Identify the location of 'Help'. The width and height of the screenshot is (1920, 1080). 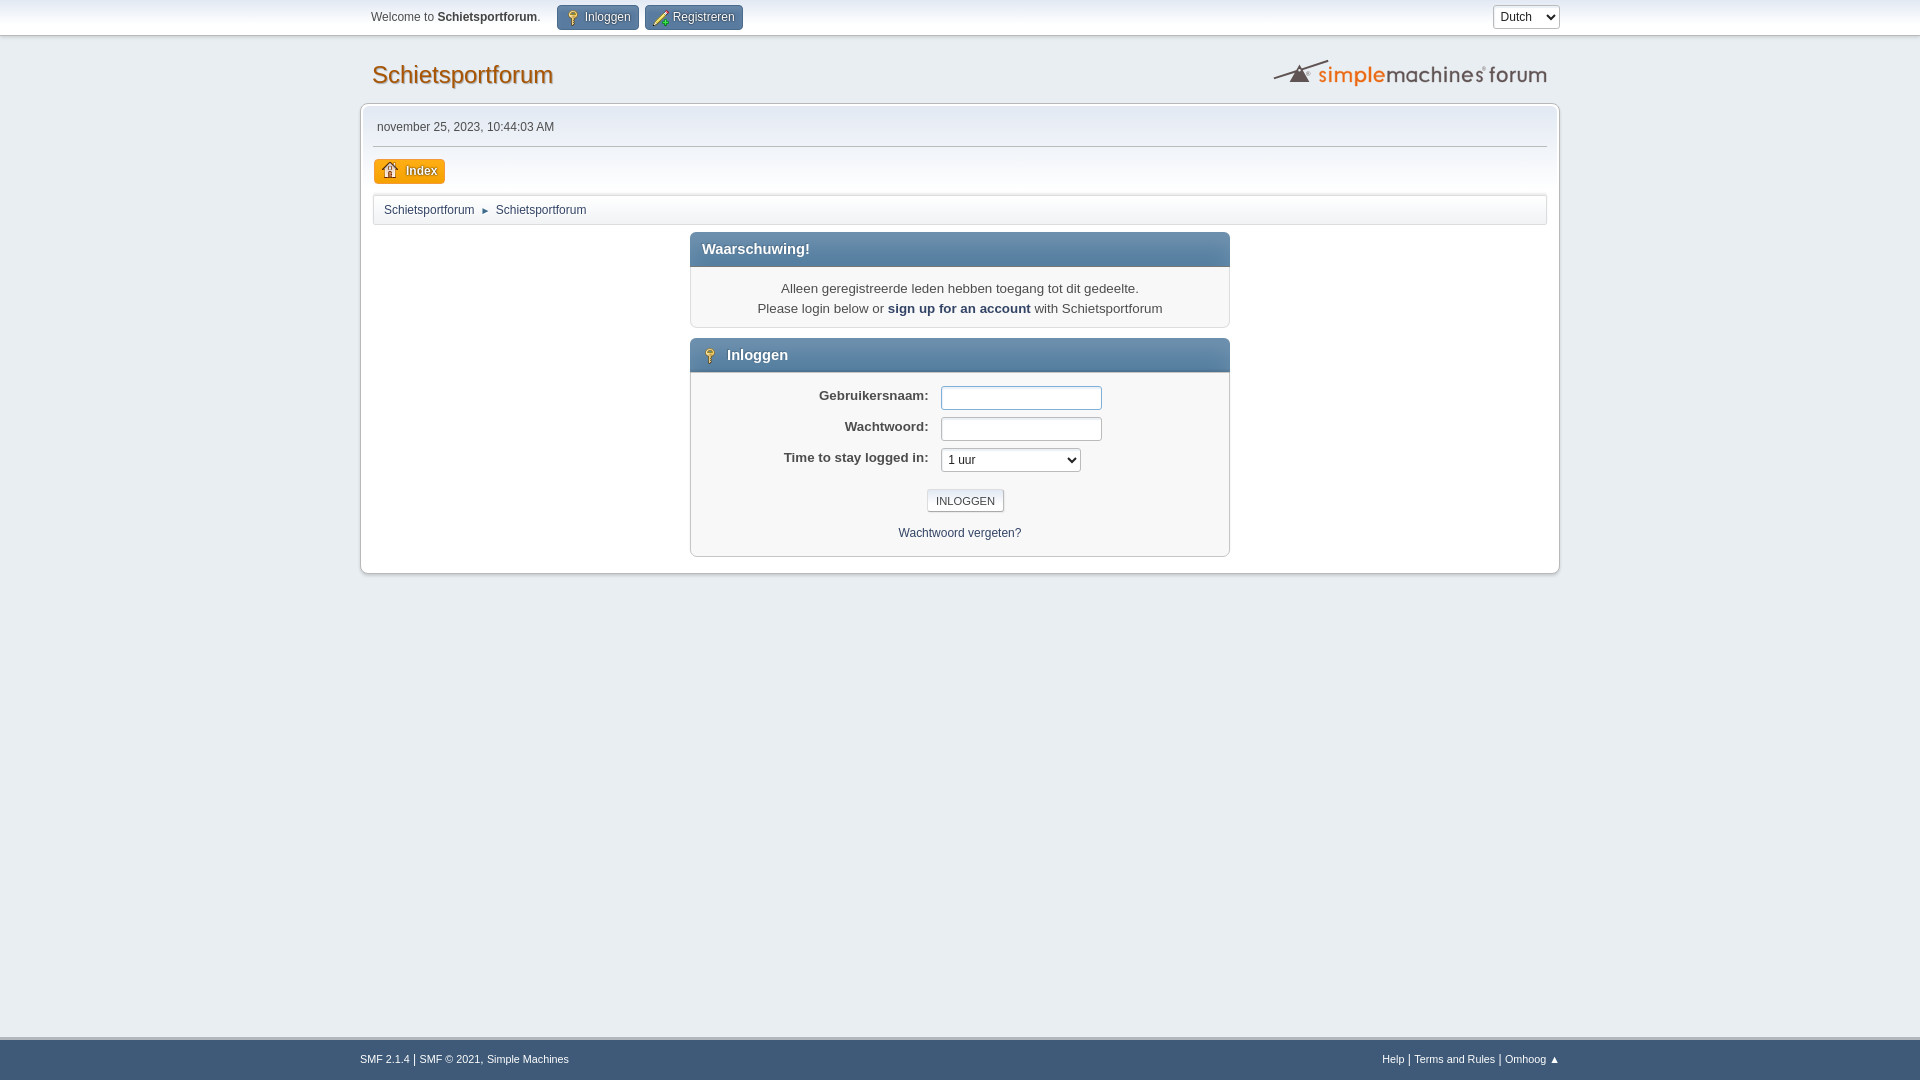
(1391, 1058).